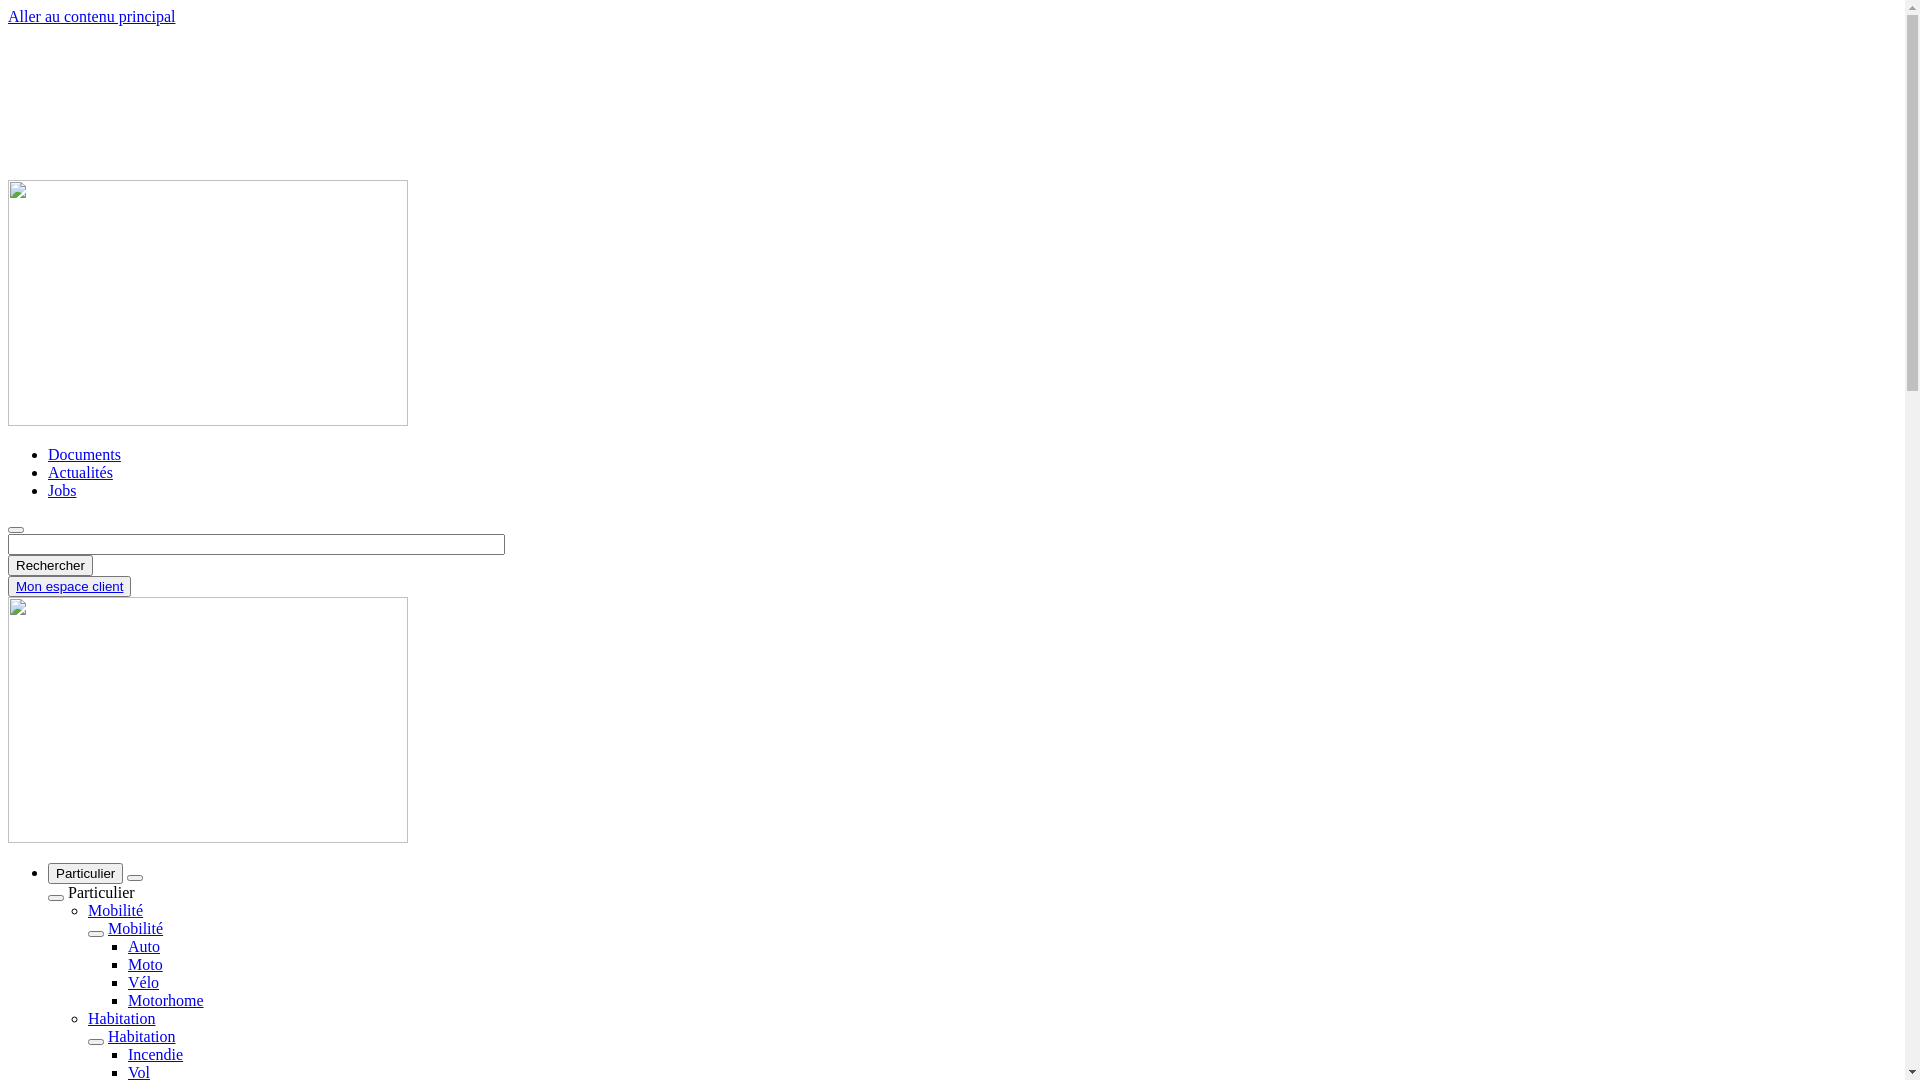  I want to click on 'Particulier', so click(84, 872).